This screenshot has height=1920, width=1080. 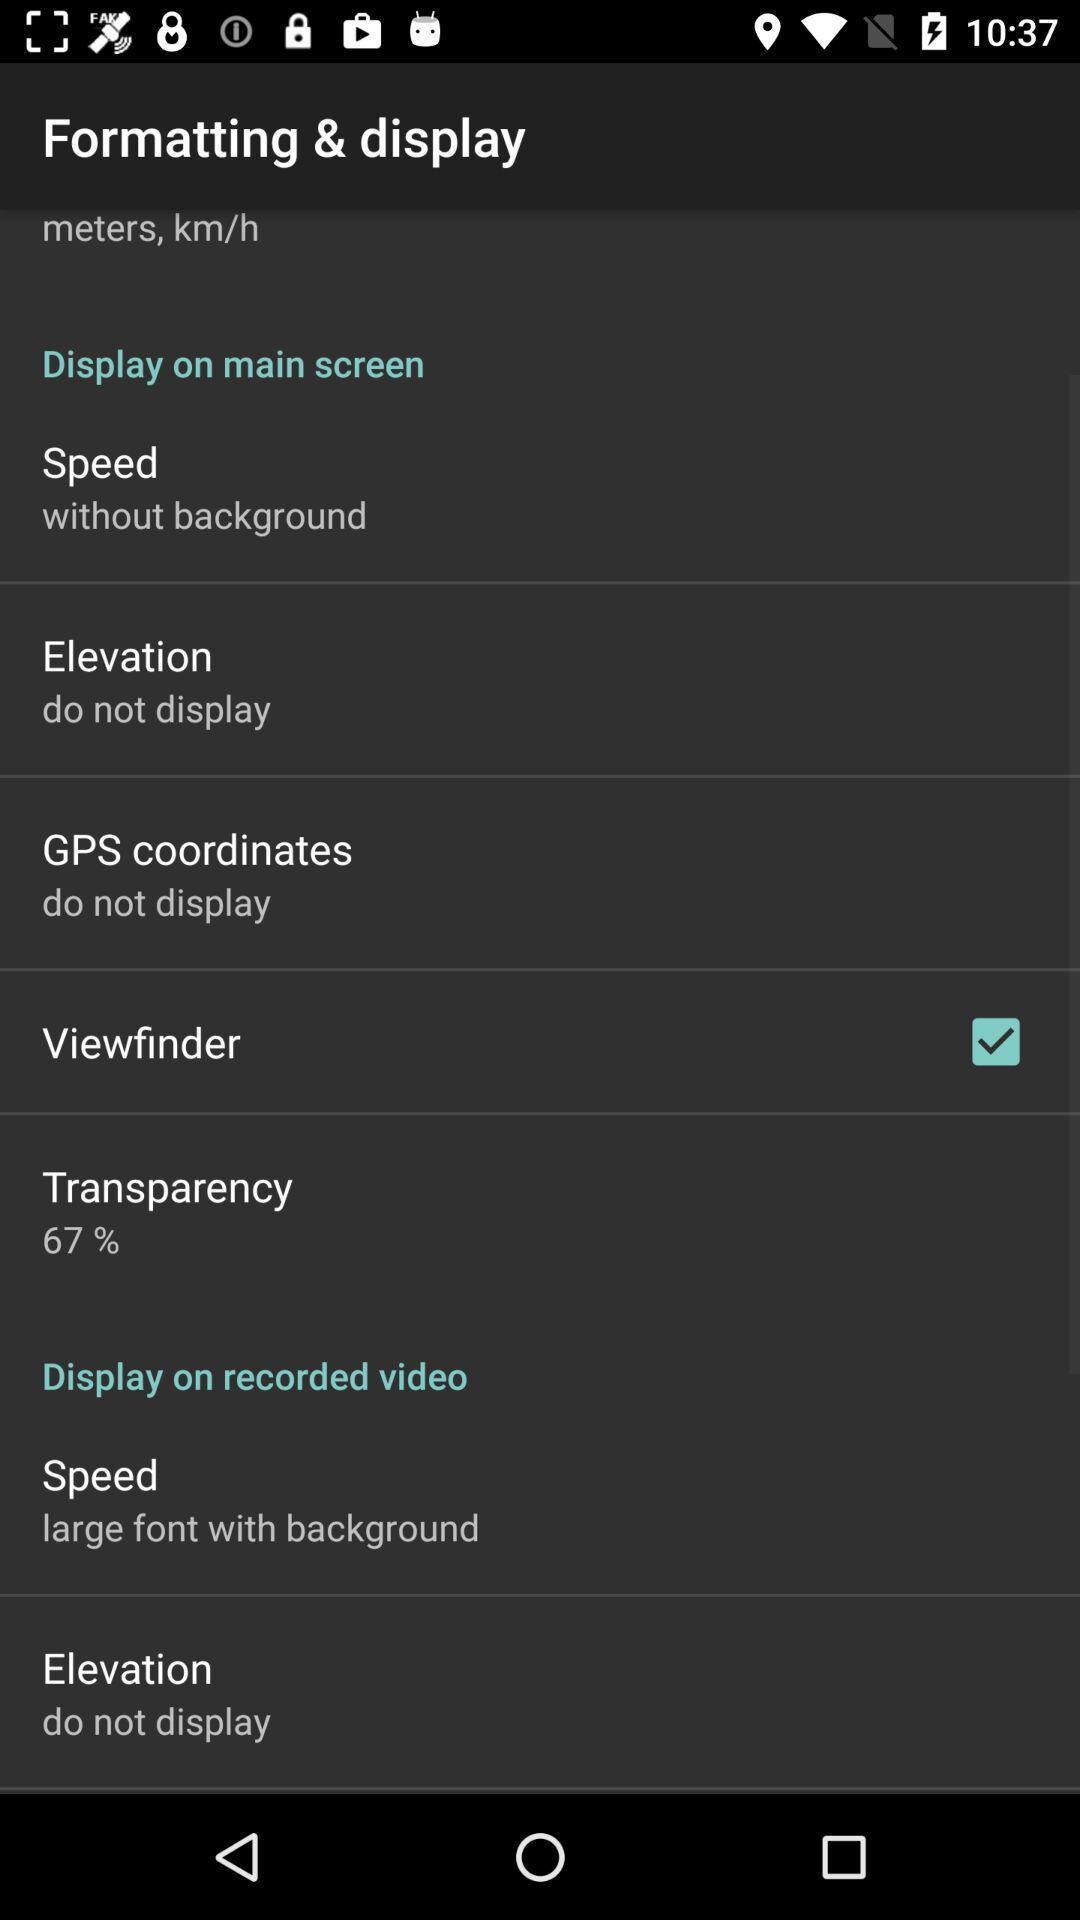 What do you see at coordinates (149, 230) in the screenshot?
I see `meters, km/h item` at bounding box center [149, 230].